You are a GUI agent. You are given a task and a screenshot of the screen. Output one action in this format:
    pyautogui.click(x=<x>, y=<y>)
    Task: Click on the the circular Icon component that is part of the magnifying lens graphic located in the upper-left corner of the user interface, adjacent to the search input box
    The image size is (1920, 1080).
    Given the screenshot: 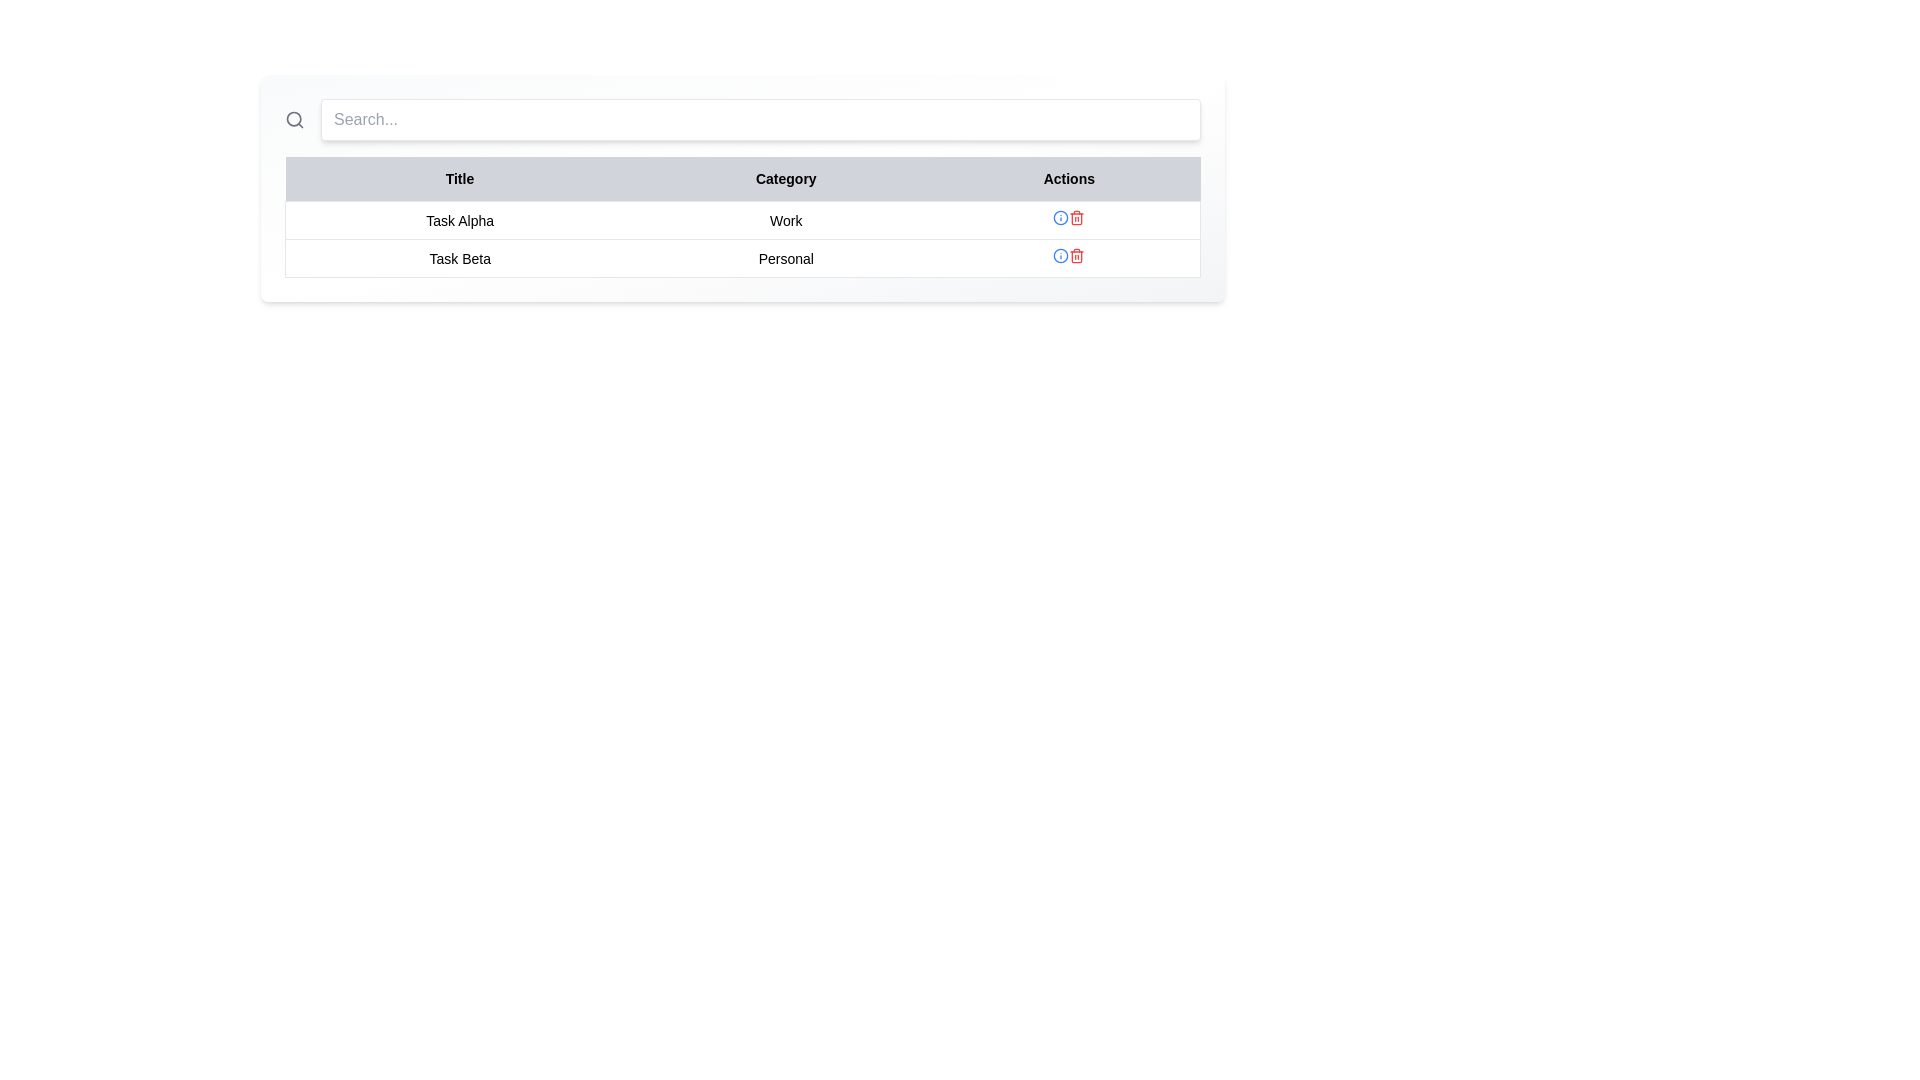 What is the action you would take?
    pyautogui.click(x=293, y=119)
    